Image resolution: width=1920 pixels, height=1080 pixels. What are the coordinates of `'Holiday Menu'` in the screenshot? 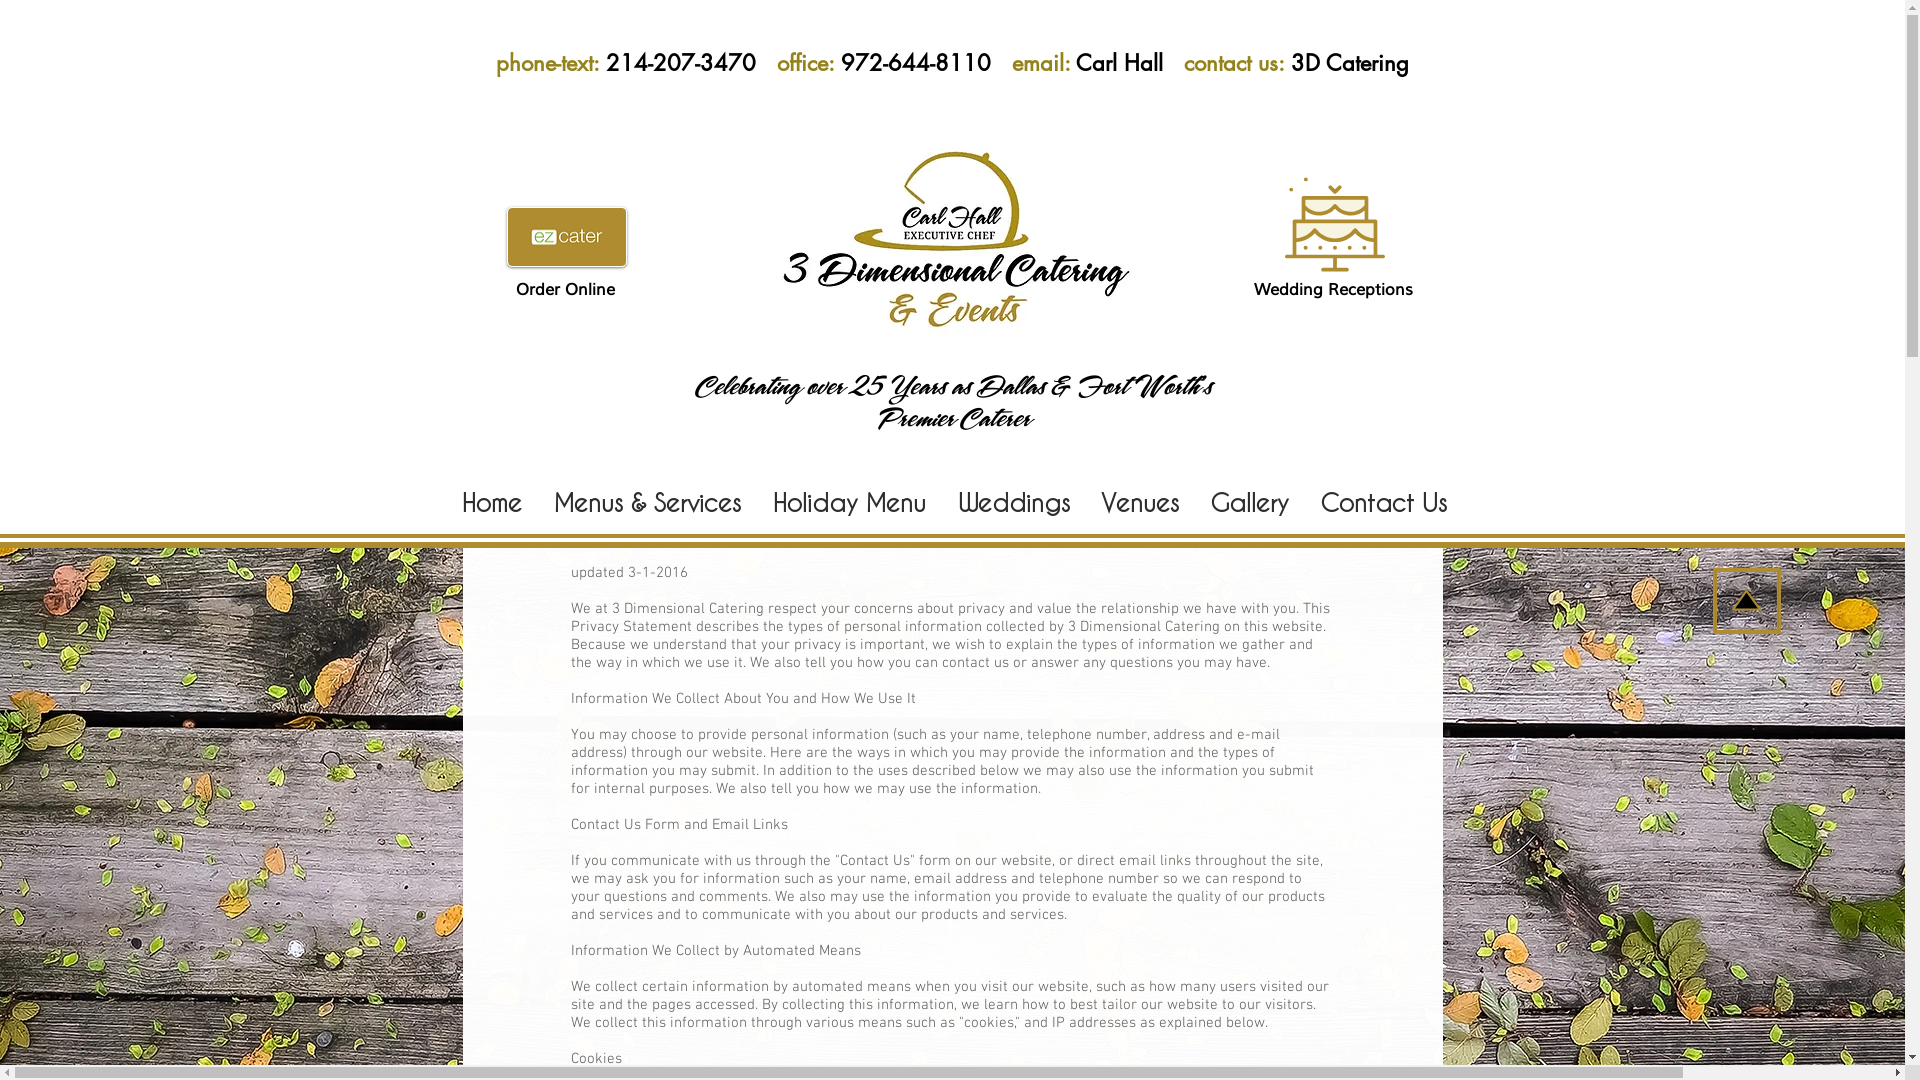 It's located at (849, 500).